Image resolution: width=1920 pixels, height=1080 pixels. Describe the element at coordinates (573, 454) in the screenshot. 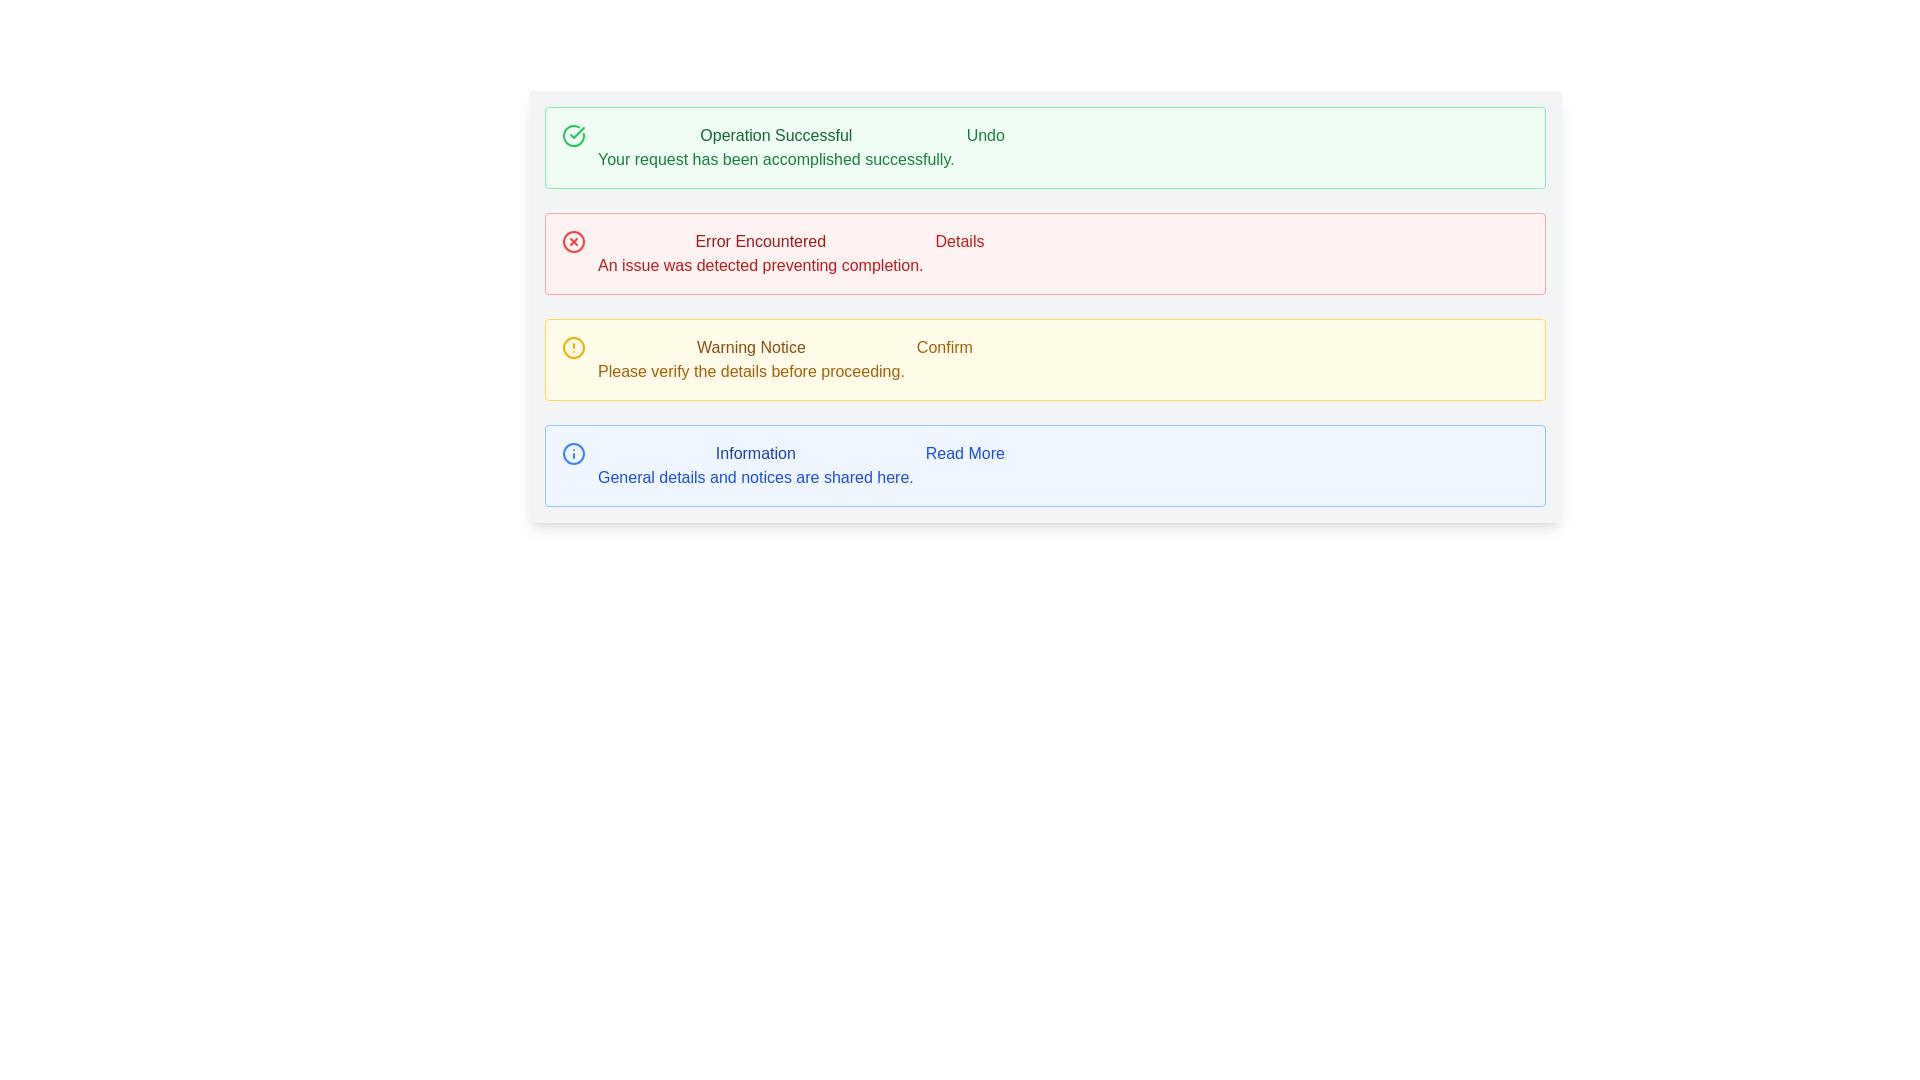

I see `the information icon, which is a blue circular outline with an 'i' in its center, located at the leftmost side of the lower-most card in a vertical stack of cards` at that location.